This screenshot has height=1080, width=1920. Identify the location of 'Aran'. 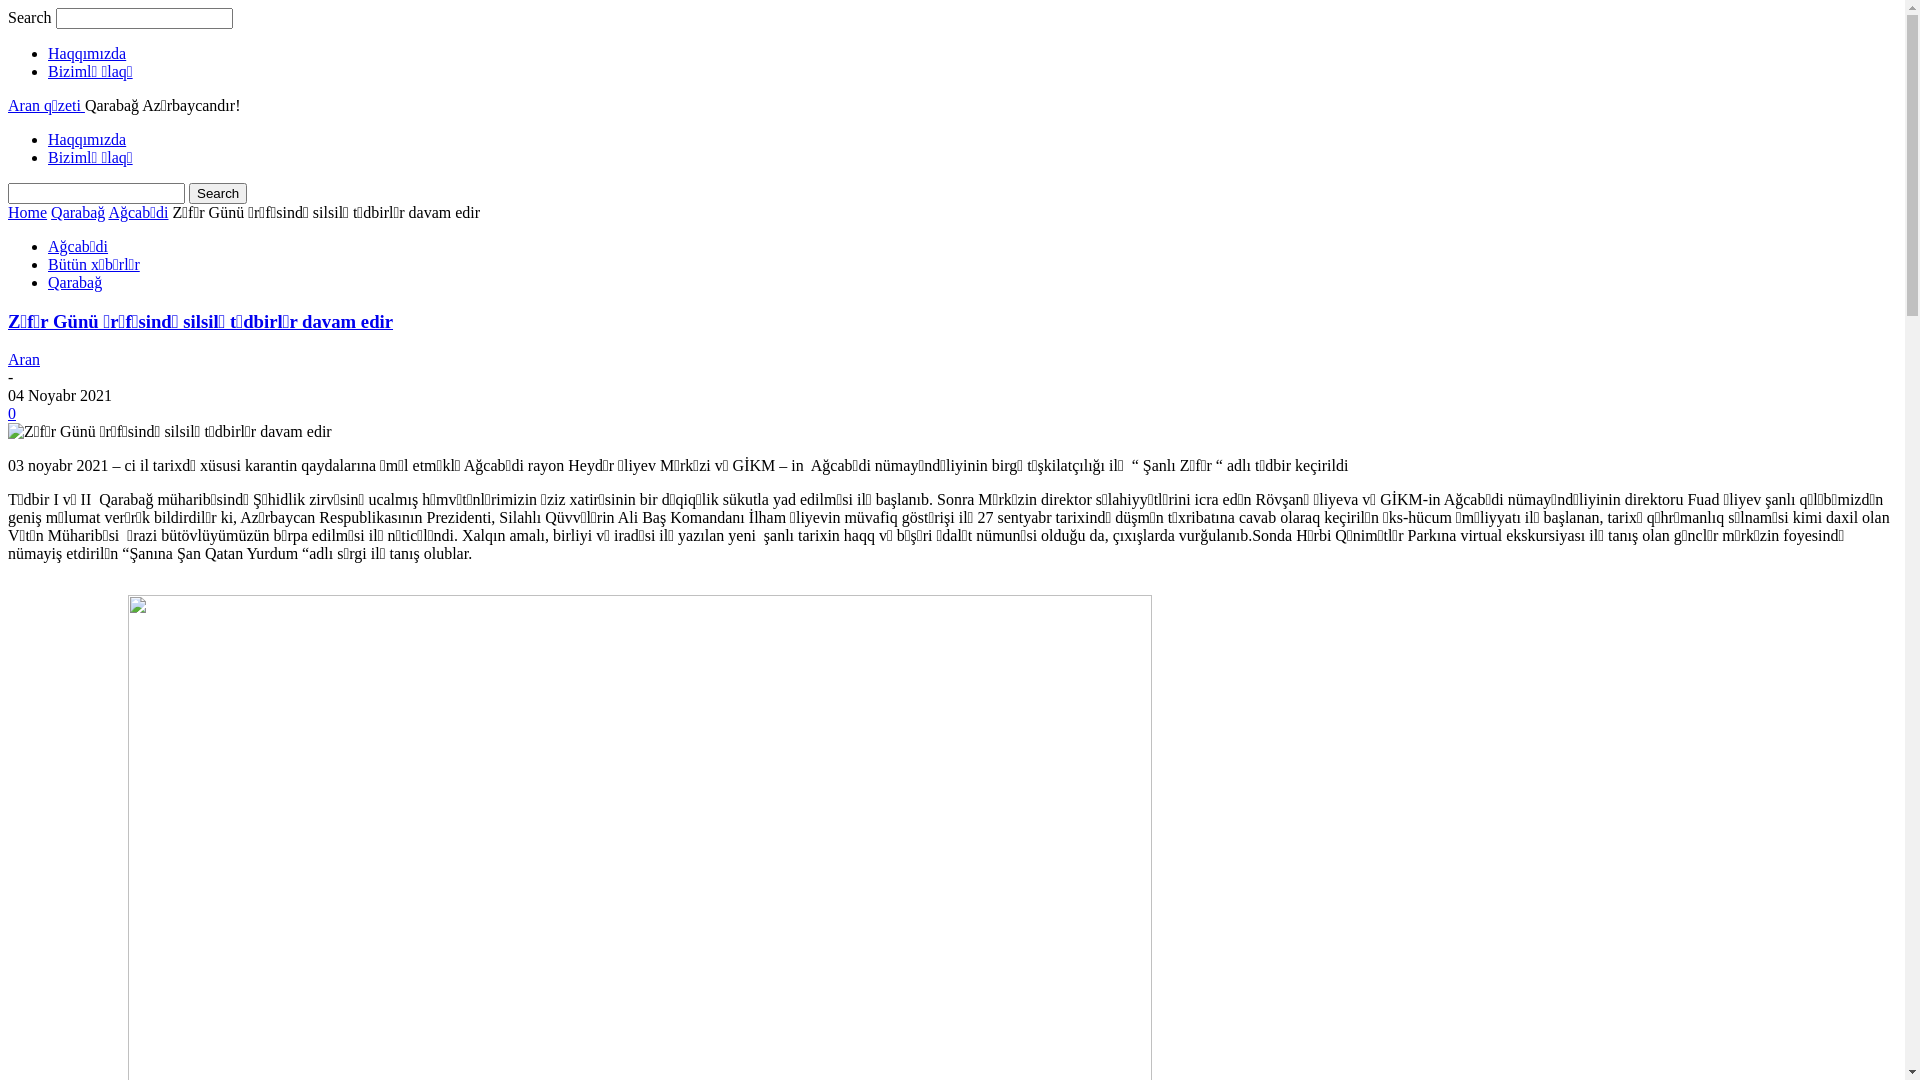
(8, 358).